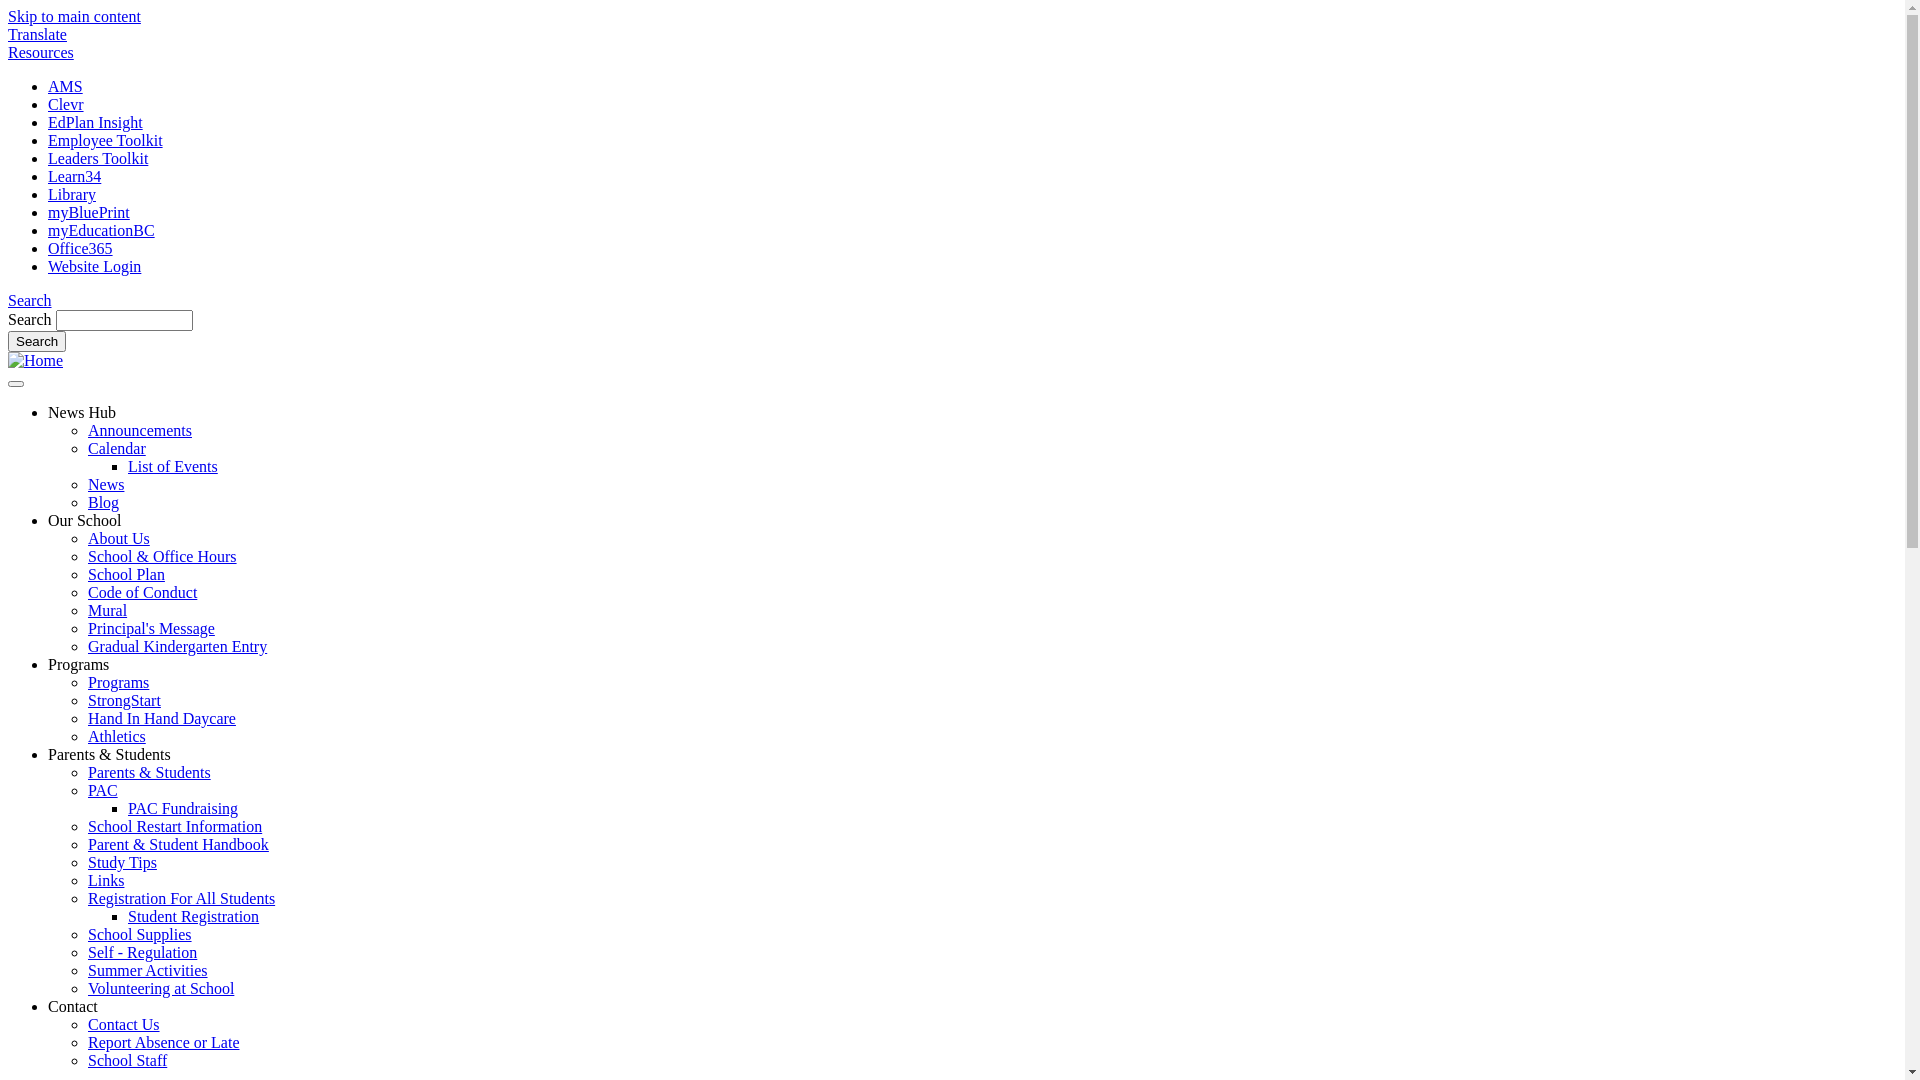 The image size is (1920, 1080). I want to click on 'Self - Regulation', so click(141, 951).